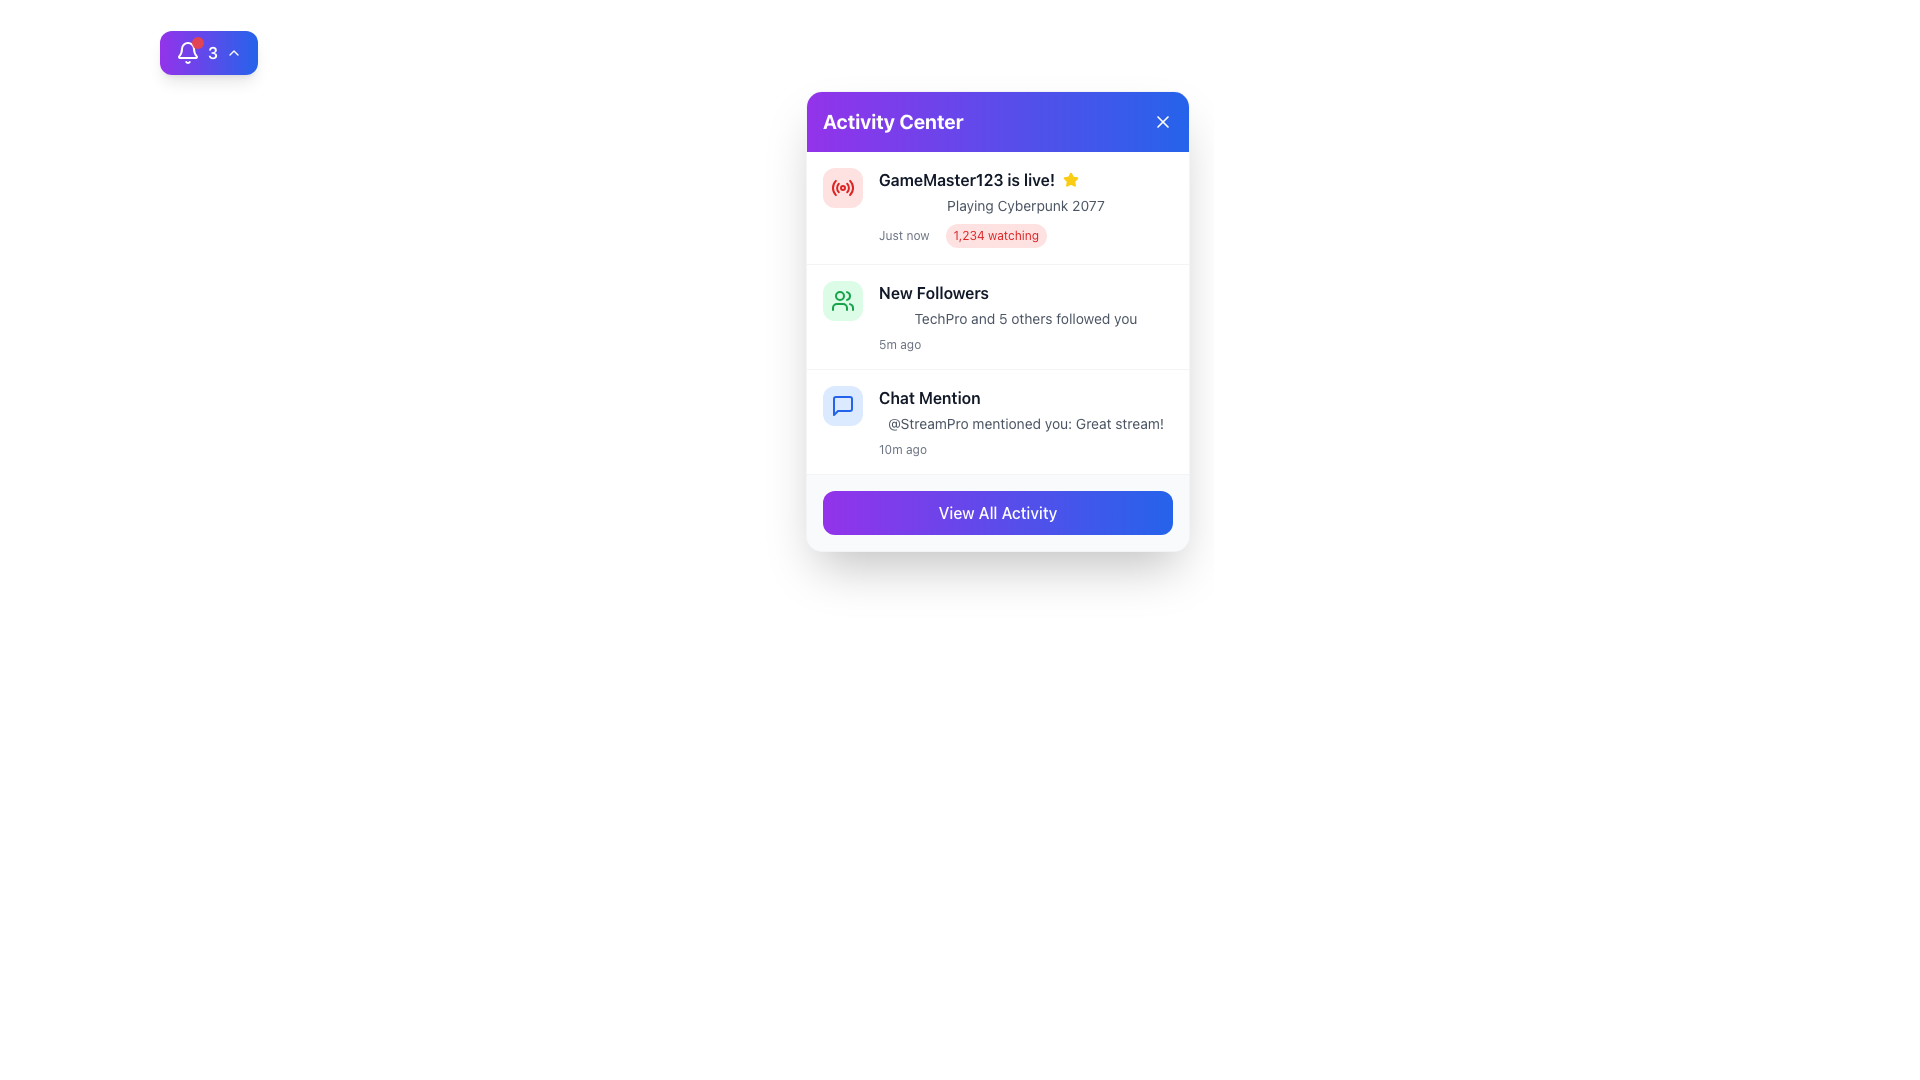 The width and height of the screenshot is (1920, 1080). Describe the element at coordinates (1026, 180) in the screenshot. I see `the text 'GameMaster123 is live!' with the accompanying yellow star icon, located at the top of the notification item in the 'Activity Center' section` at that location.